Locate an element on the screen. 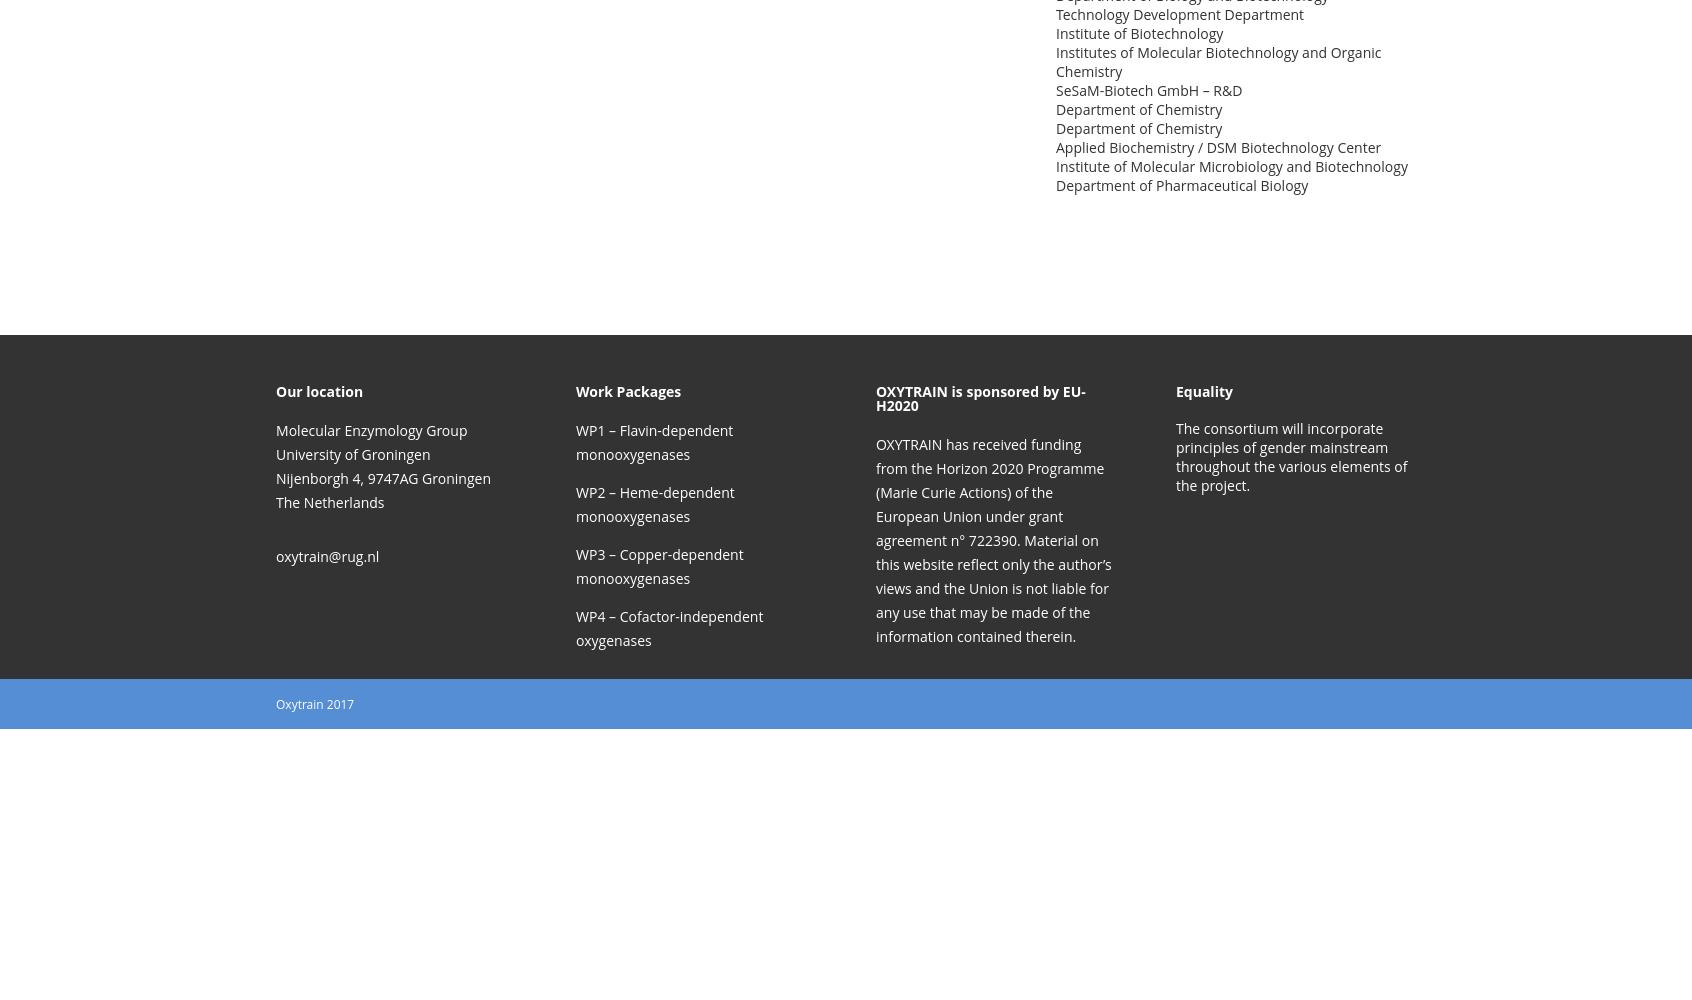  'WP4 – Cofactor-independent oxygenases' is located at coordinates (669, 628).